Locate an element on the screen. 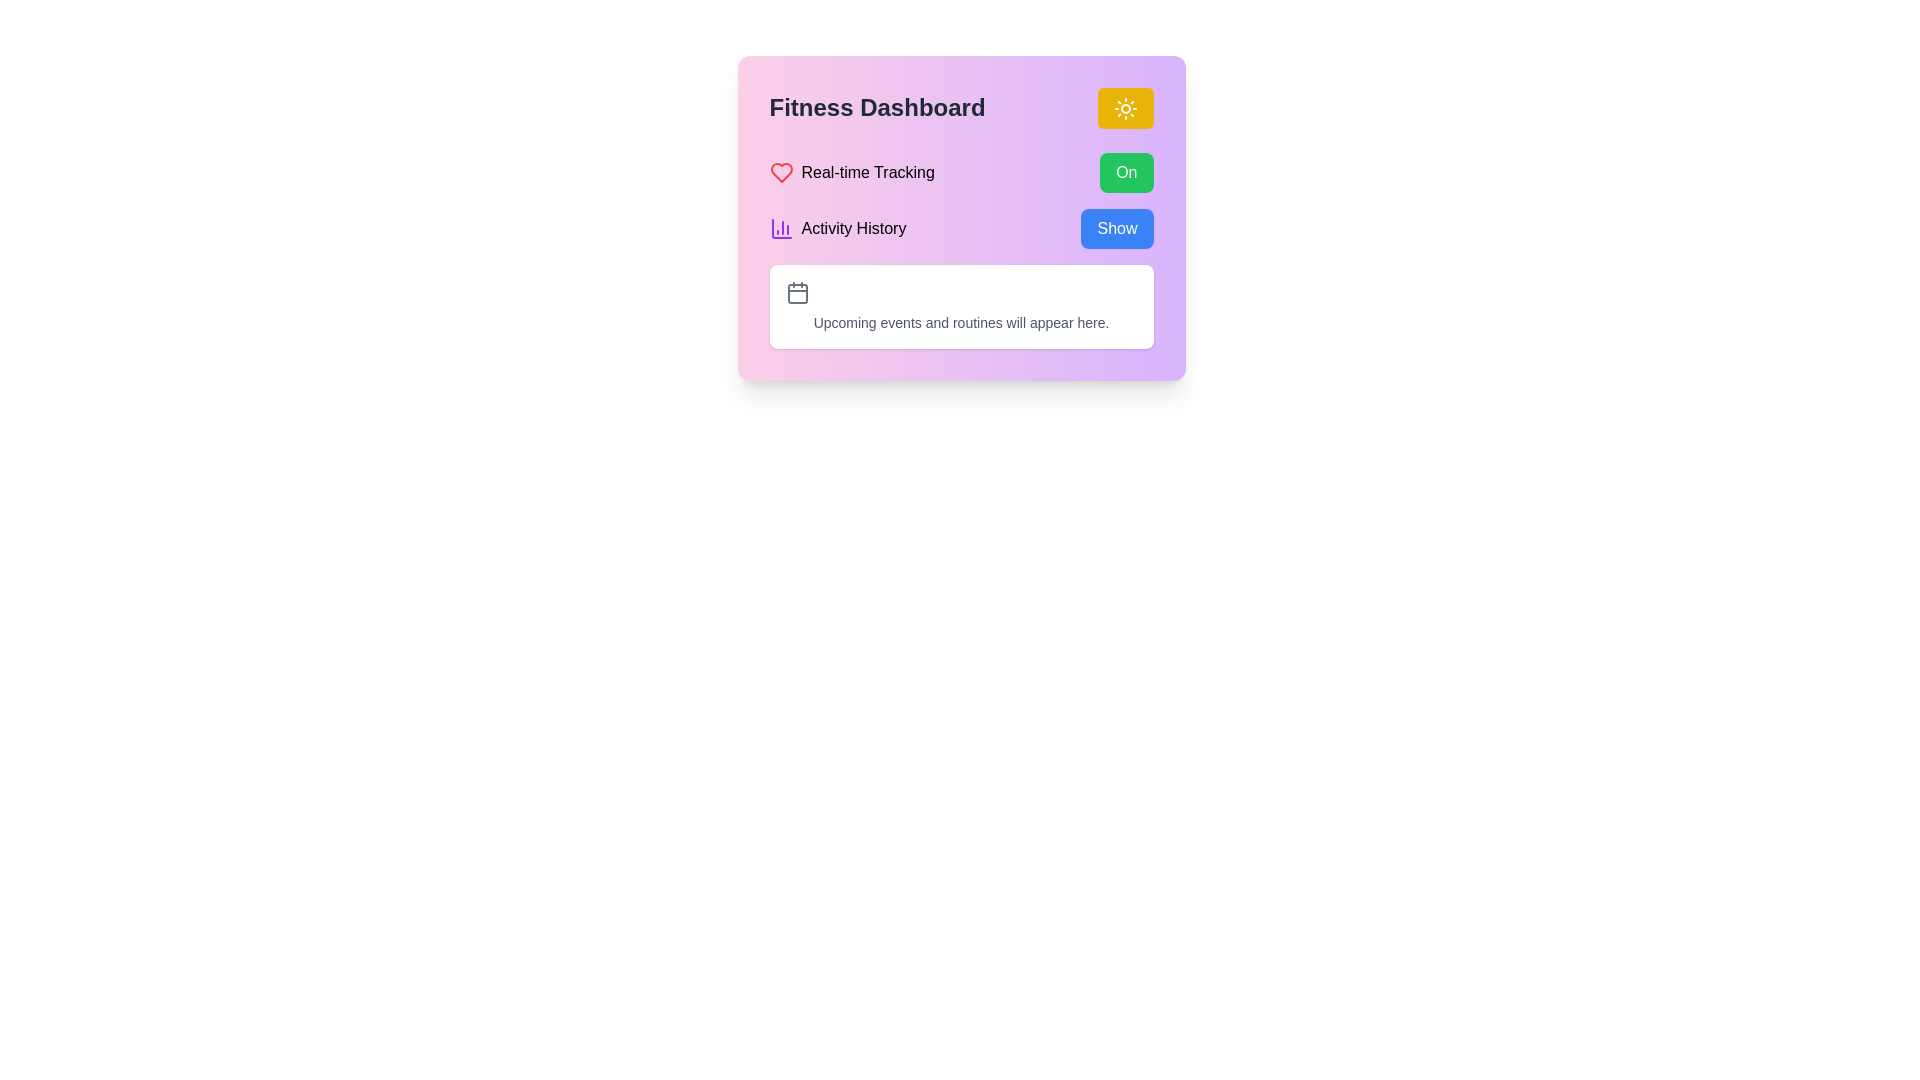 The image size is (1920, 1080). the red heart icon representing the 'Real-time Tracking' feature located in the top-left portion of the interface is located at coordinates (780, 171).